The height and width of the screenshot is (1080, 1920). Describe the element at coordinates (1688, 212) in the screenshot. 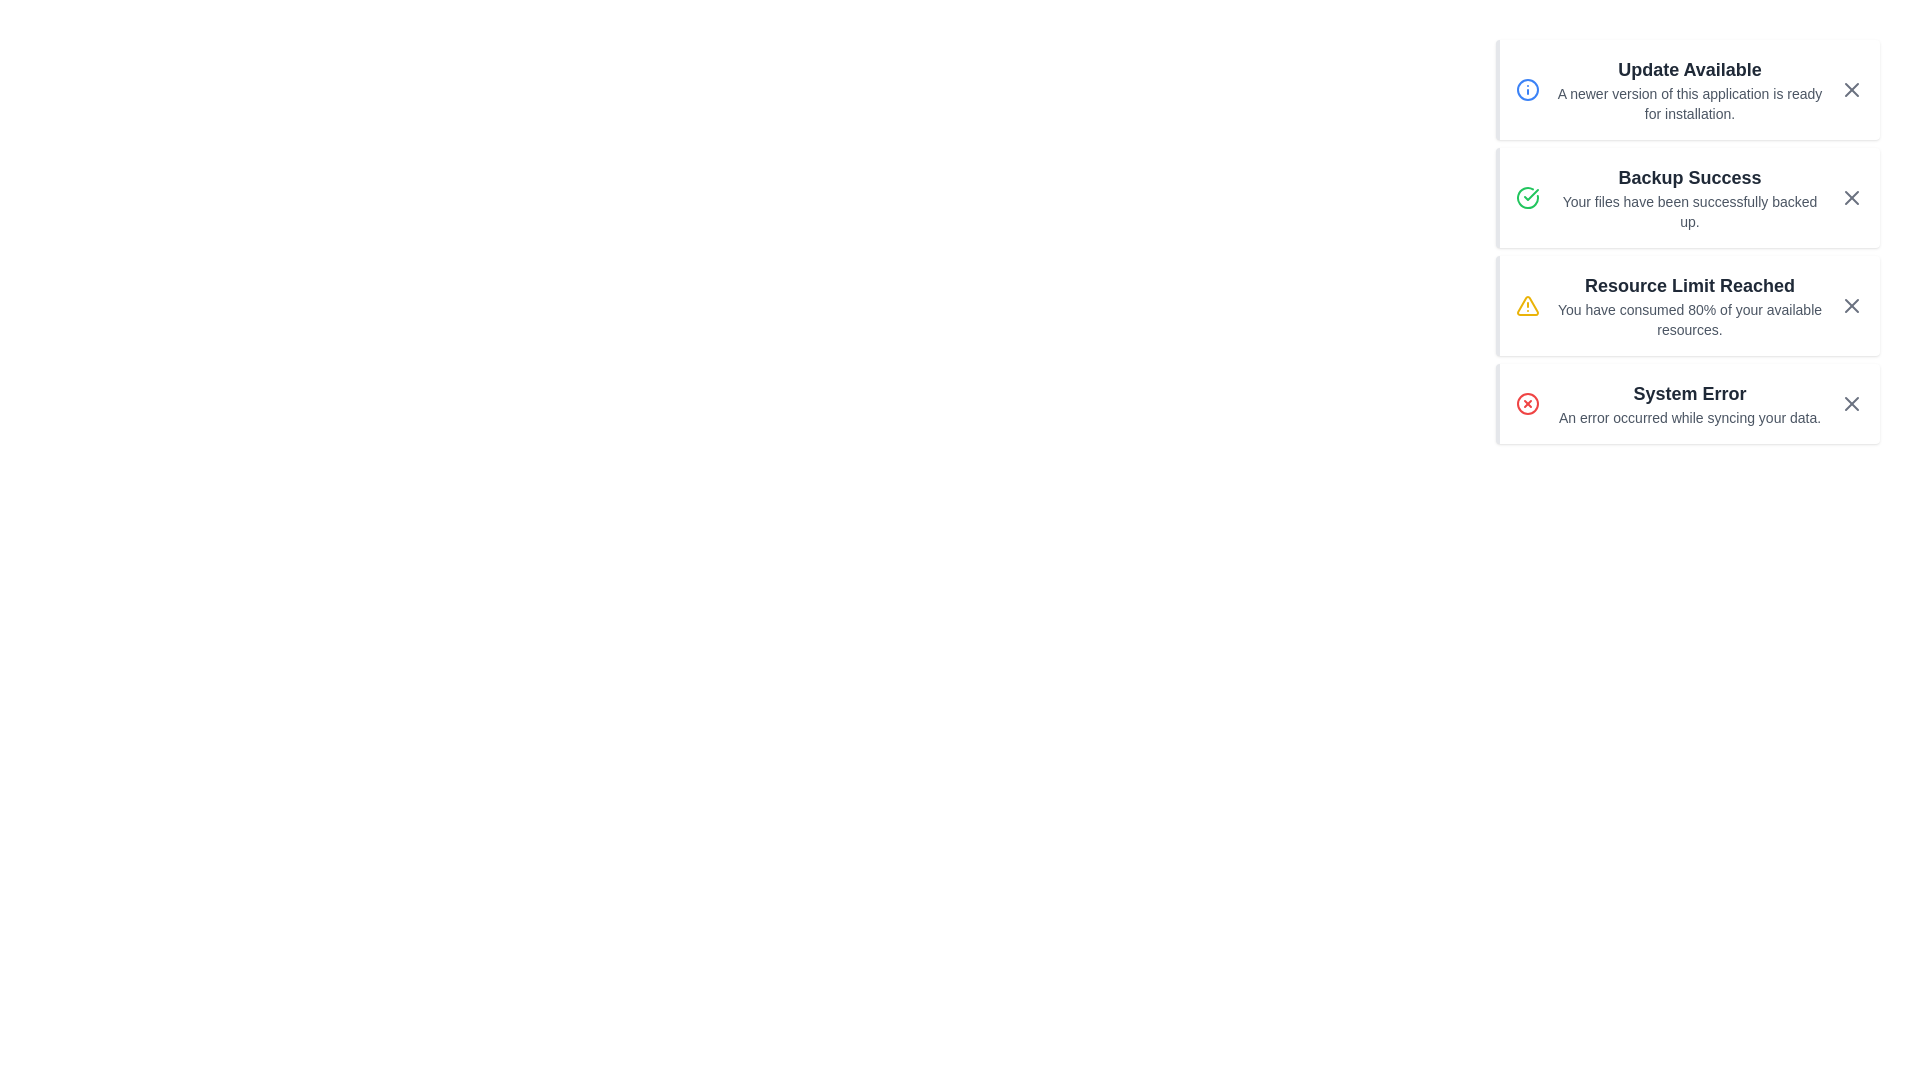

I see `the text label displaying 'Your files have been successfully backed up.' within the 'Backup Success' notification card` at that location.